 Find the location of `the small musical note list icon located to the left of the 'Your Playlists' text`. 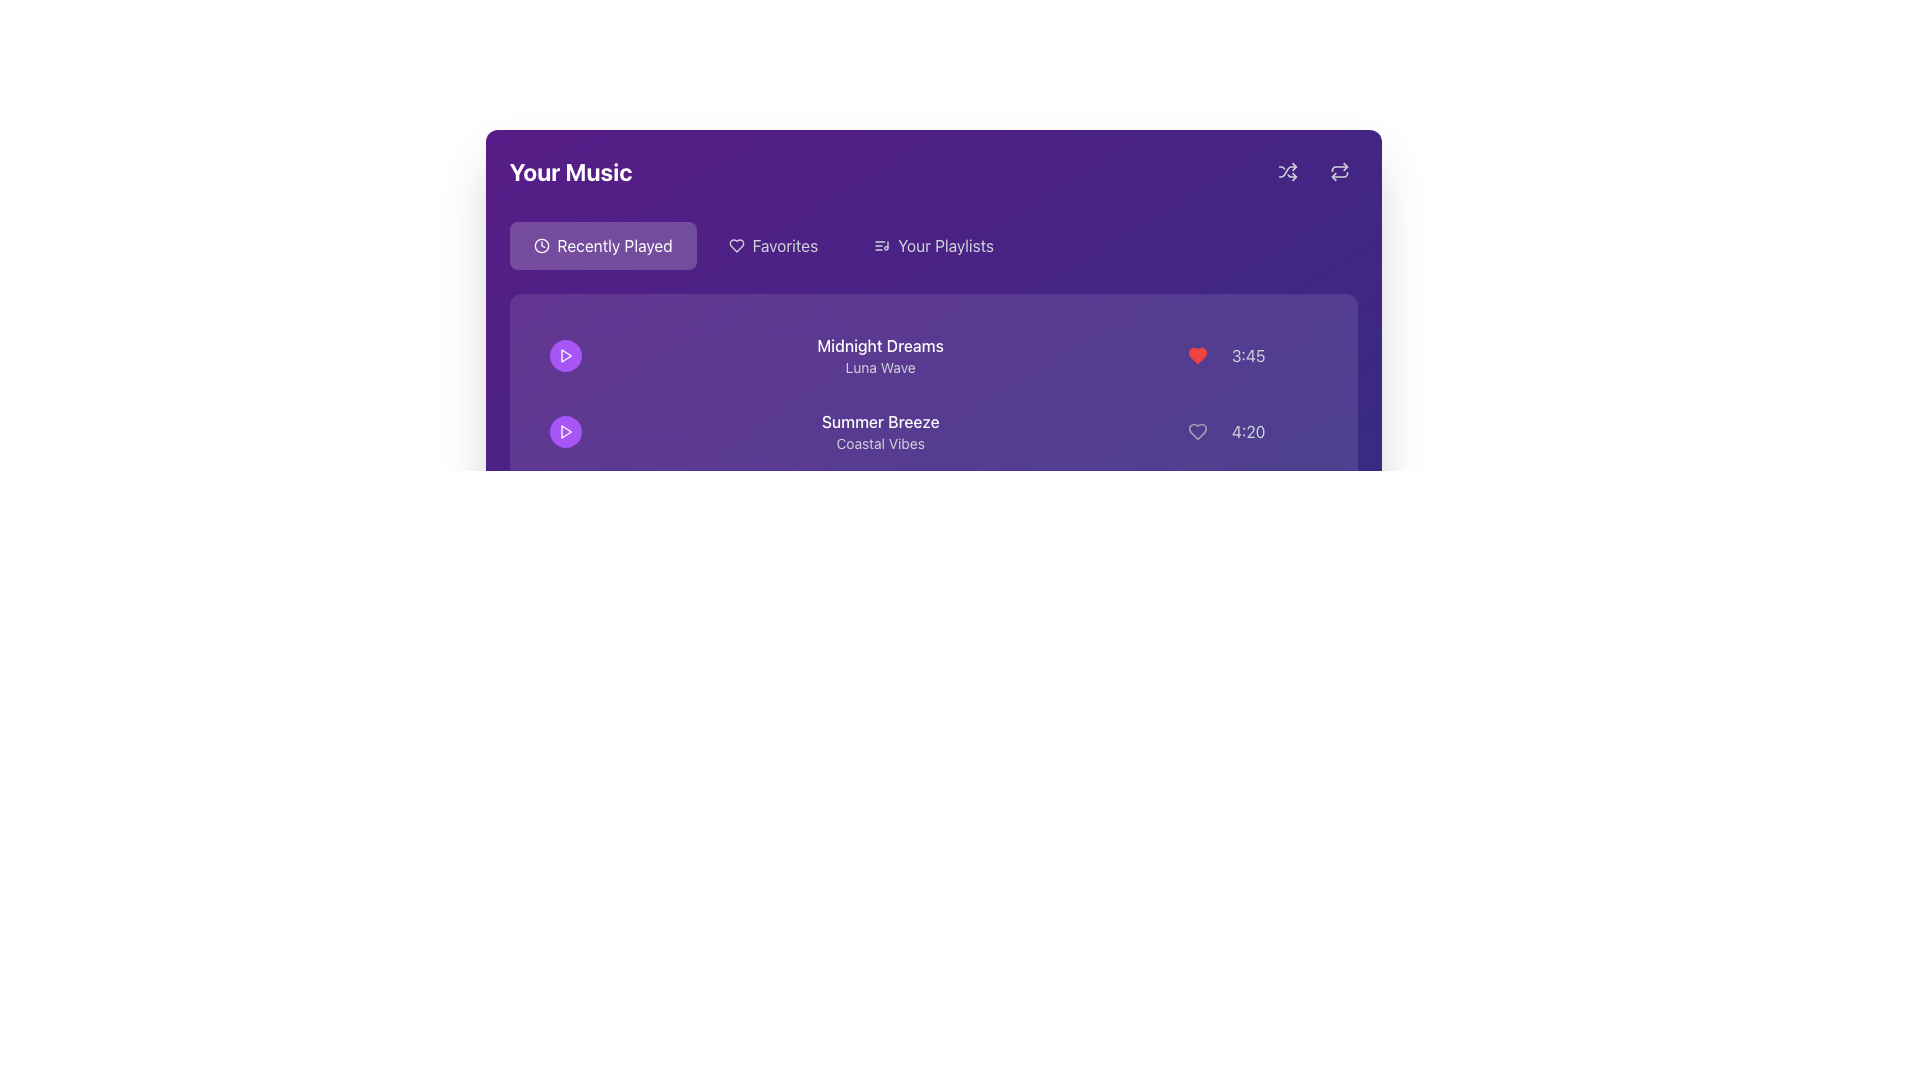

the small musical note list icon located to the left of the 'Your Playlists' text is located at coordinates (881, 245).